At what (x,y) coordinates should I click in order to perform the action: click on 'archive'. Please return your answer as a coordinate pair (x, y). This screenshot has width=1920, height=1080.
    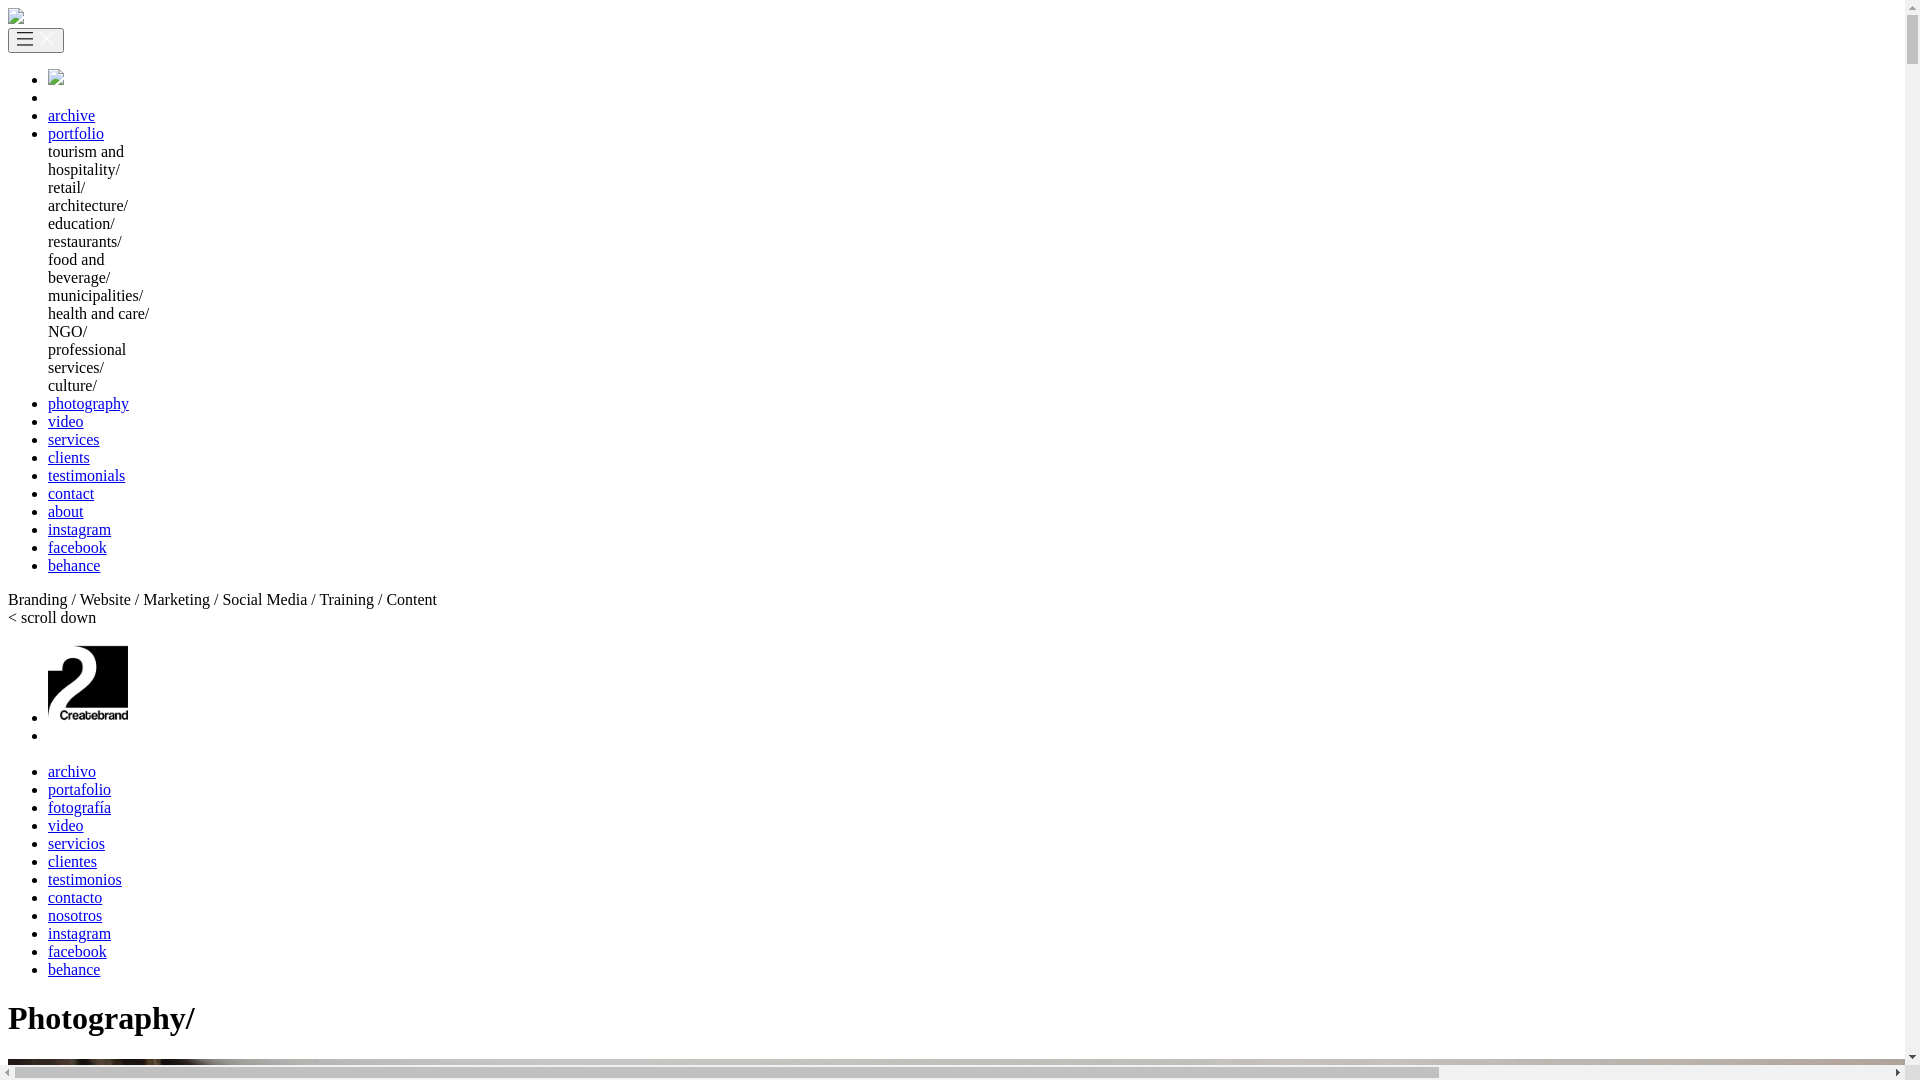
    Looking at the image, I should click on (71, 115).